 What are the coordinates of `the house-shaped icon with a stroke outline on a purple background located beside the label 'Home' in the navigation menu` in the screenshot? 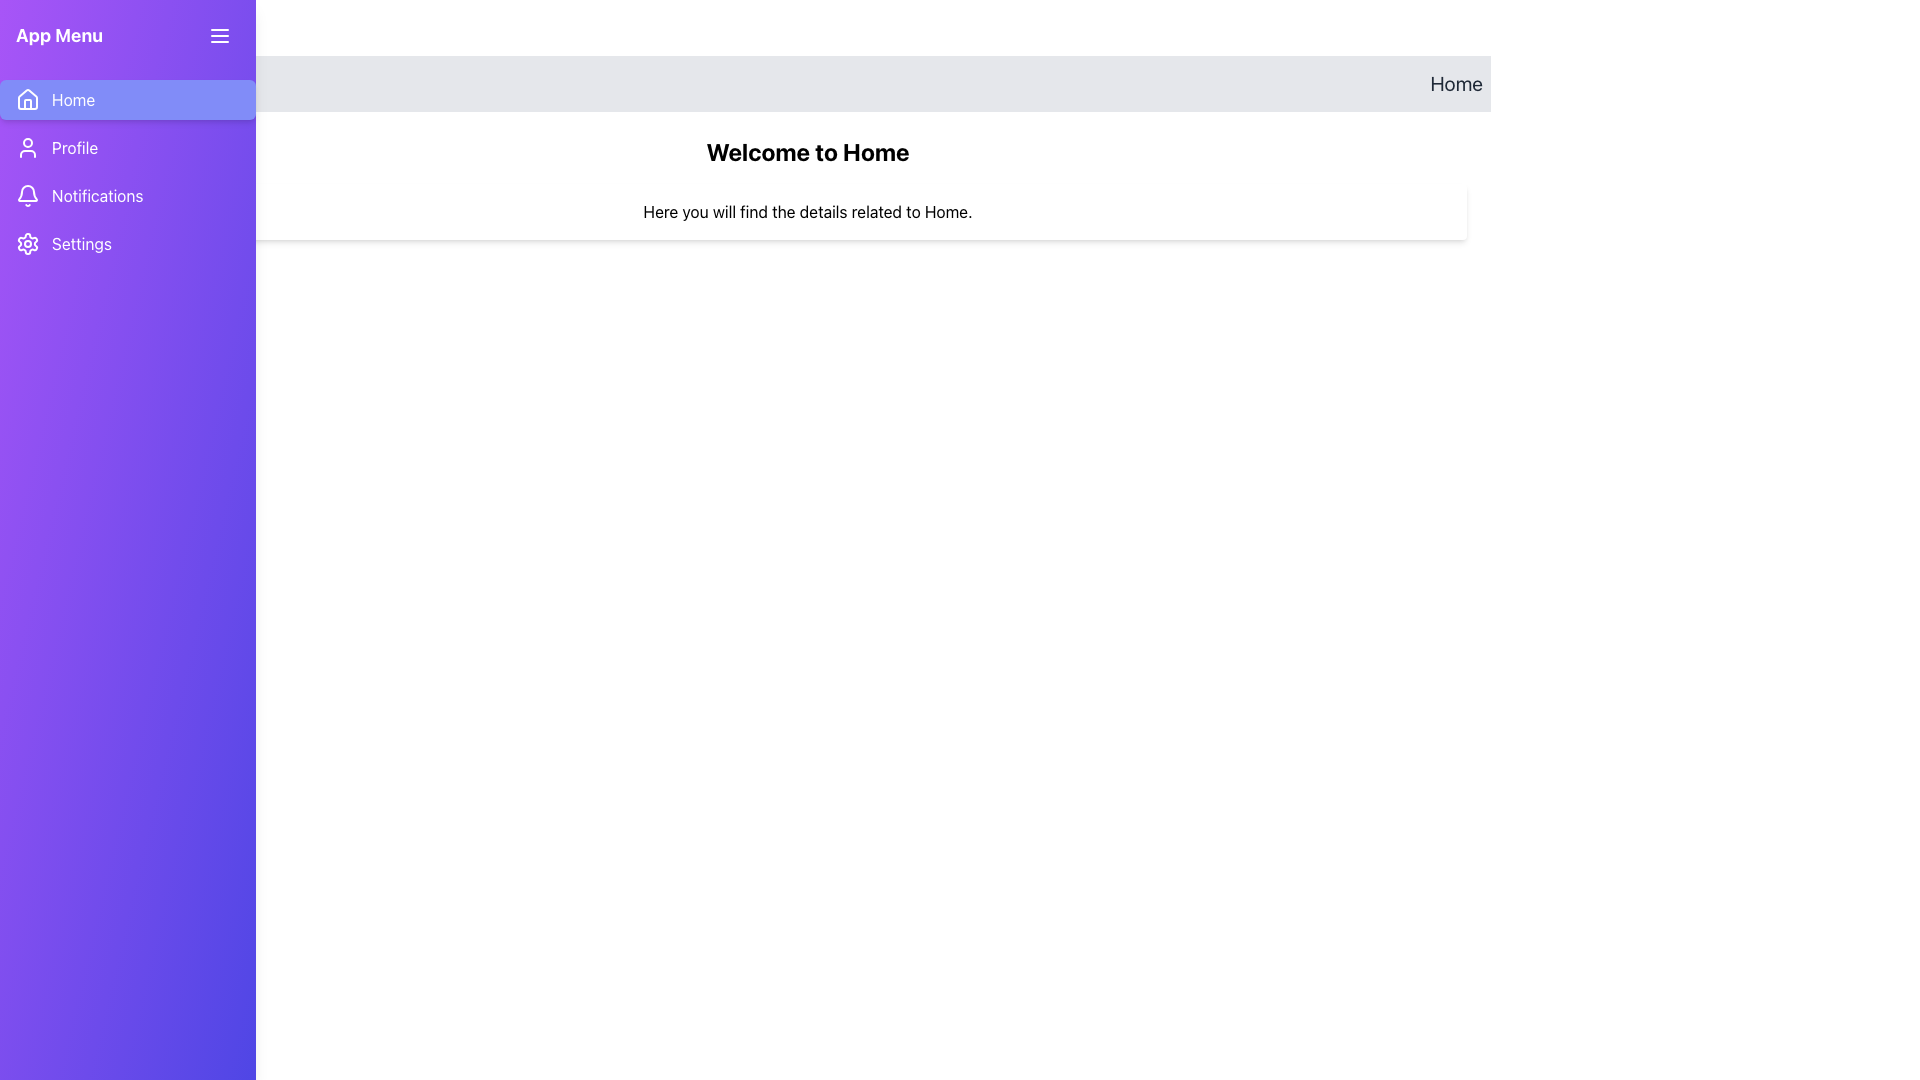 It's located at (28, 100).